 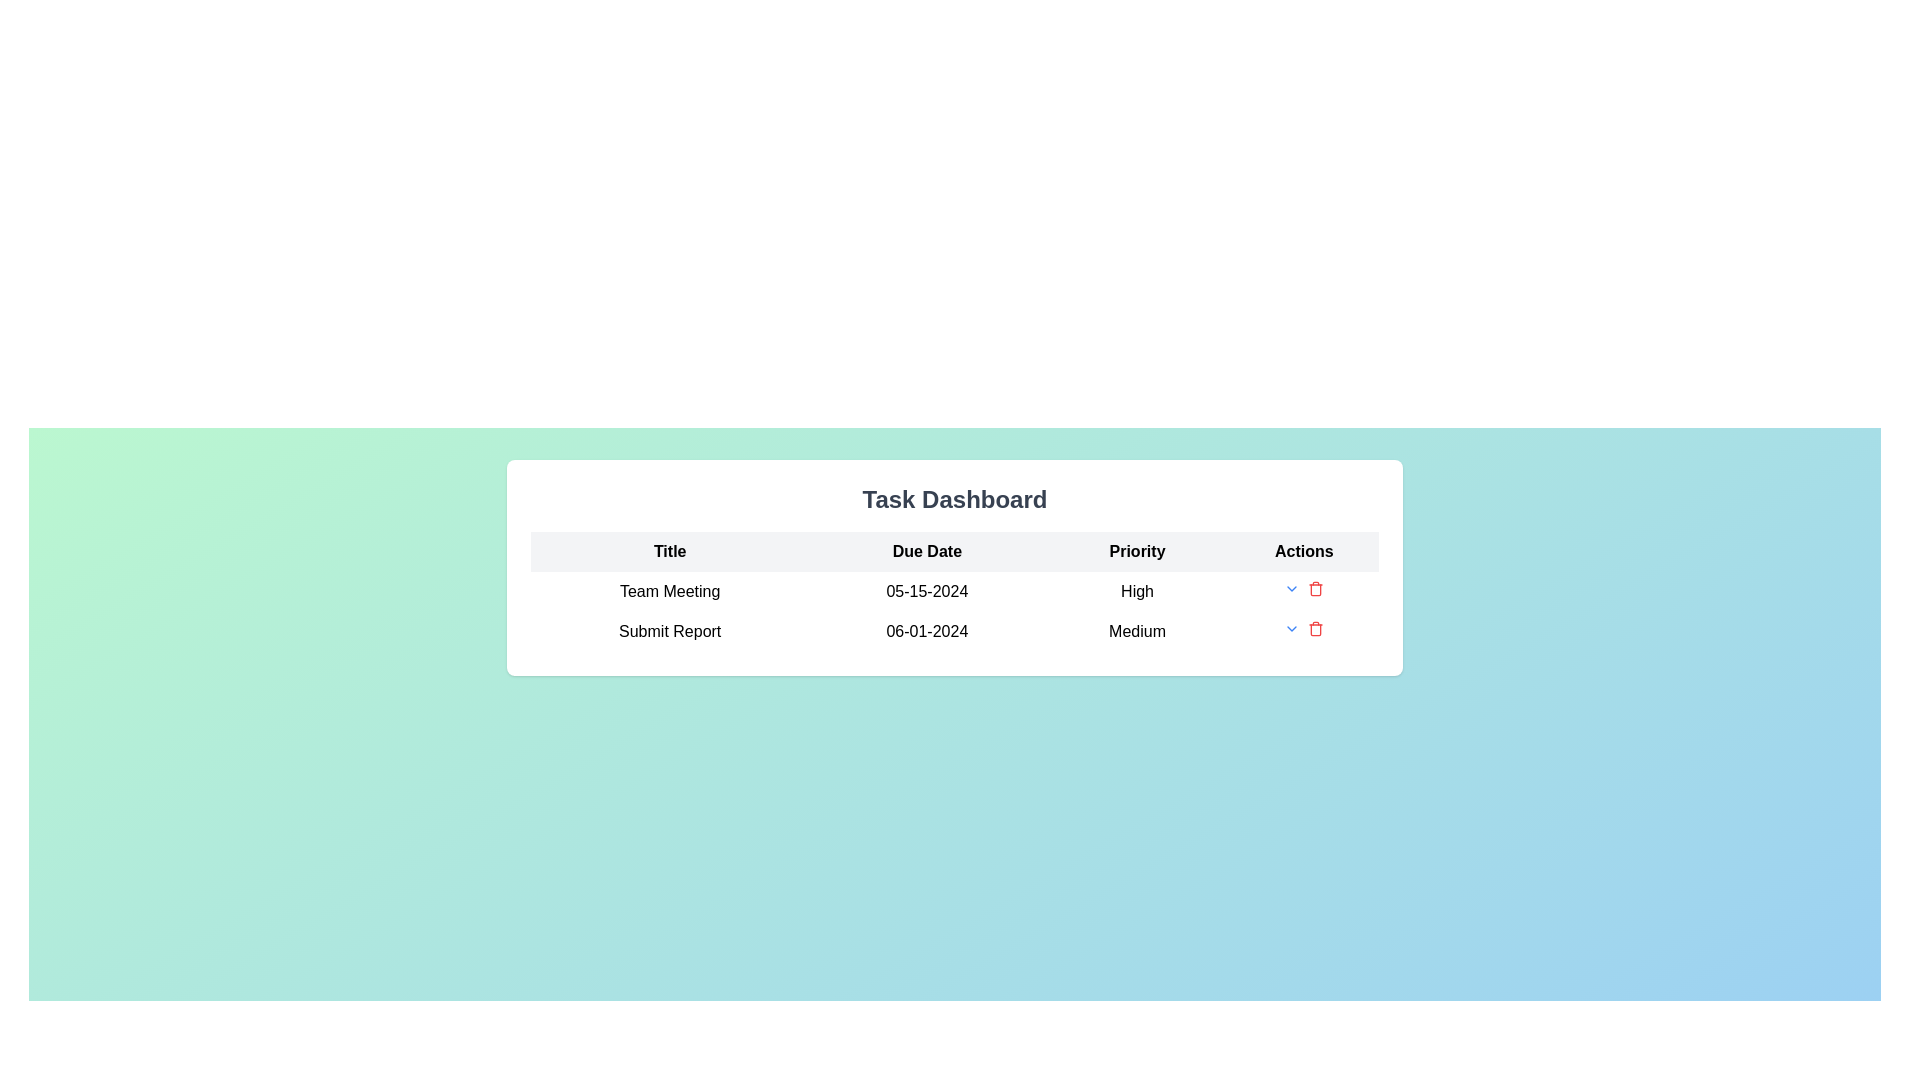 What do you see at coordinates (670, 632) in the screenshot?
I see `the static text element displaying 'Submit Report', which is located in the second row of the table under the 'Title' column` at bounding box center [670, 632].